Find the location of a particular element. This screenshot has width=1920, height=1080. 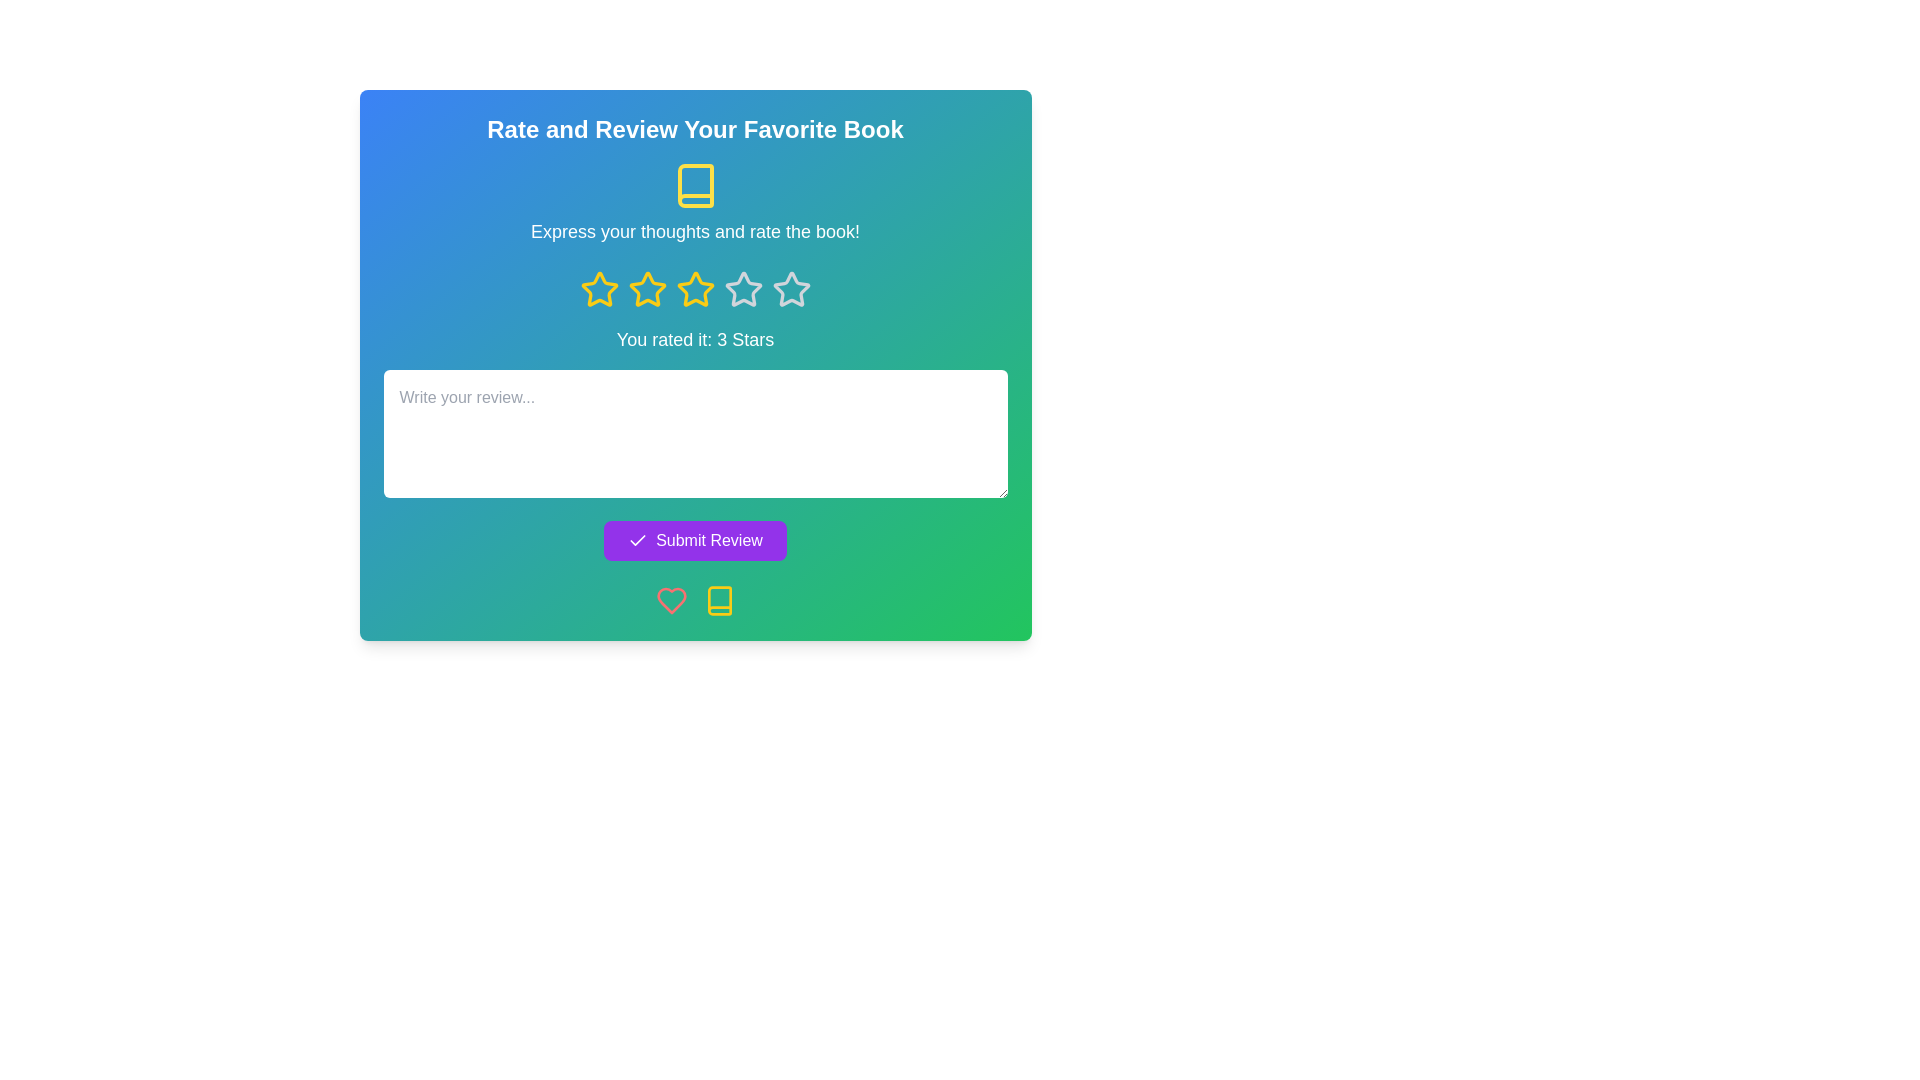

the static text heading at the top center of the dialog box, which provides a concise description of the dialog's purpose is located at coordinates (695, 130).